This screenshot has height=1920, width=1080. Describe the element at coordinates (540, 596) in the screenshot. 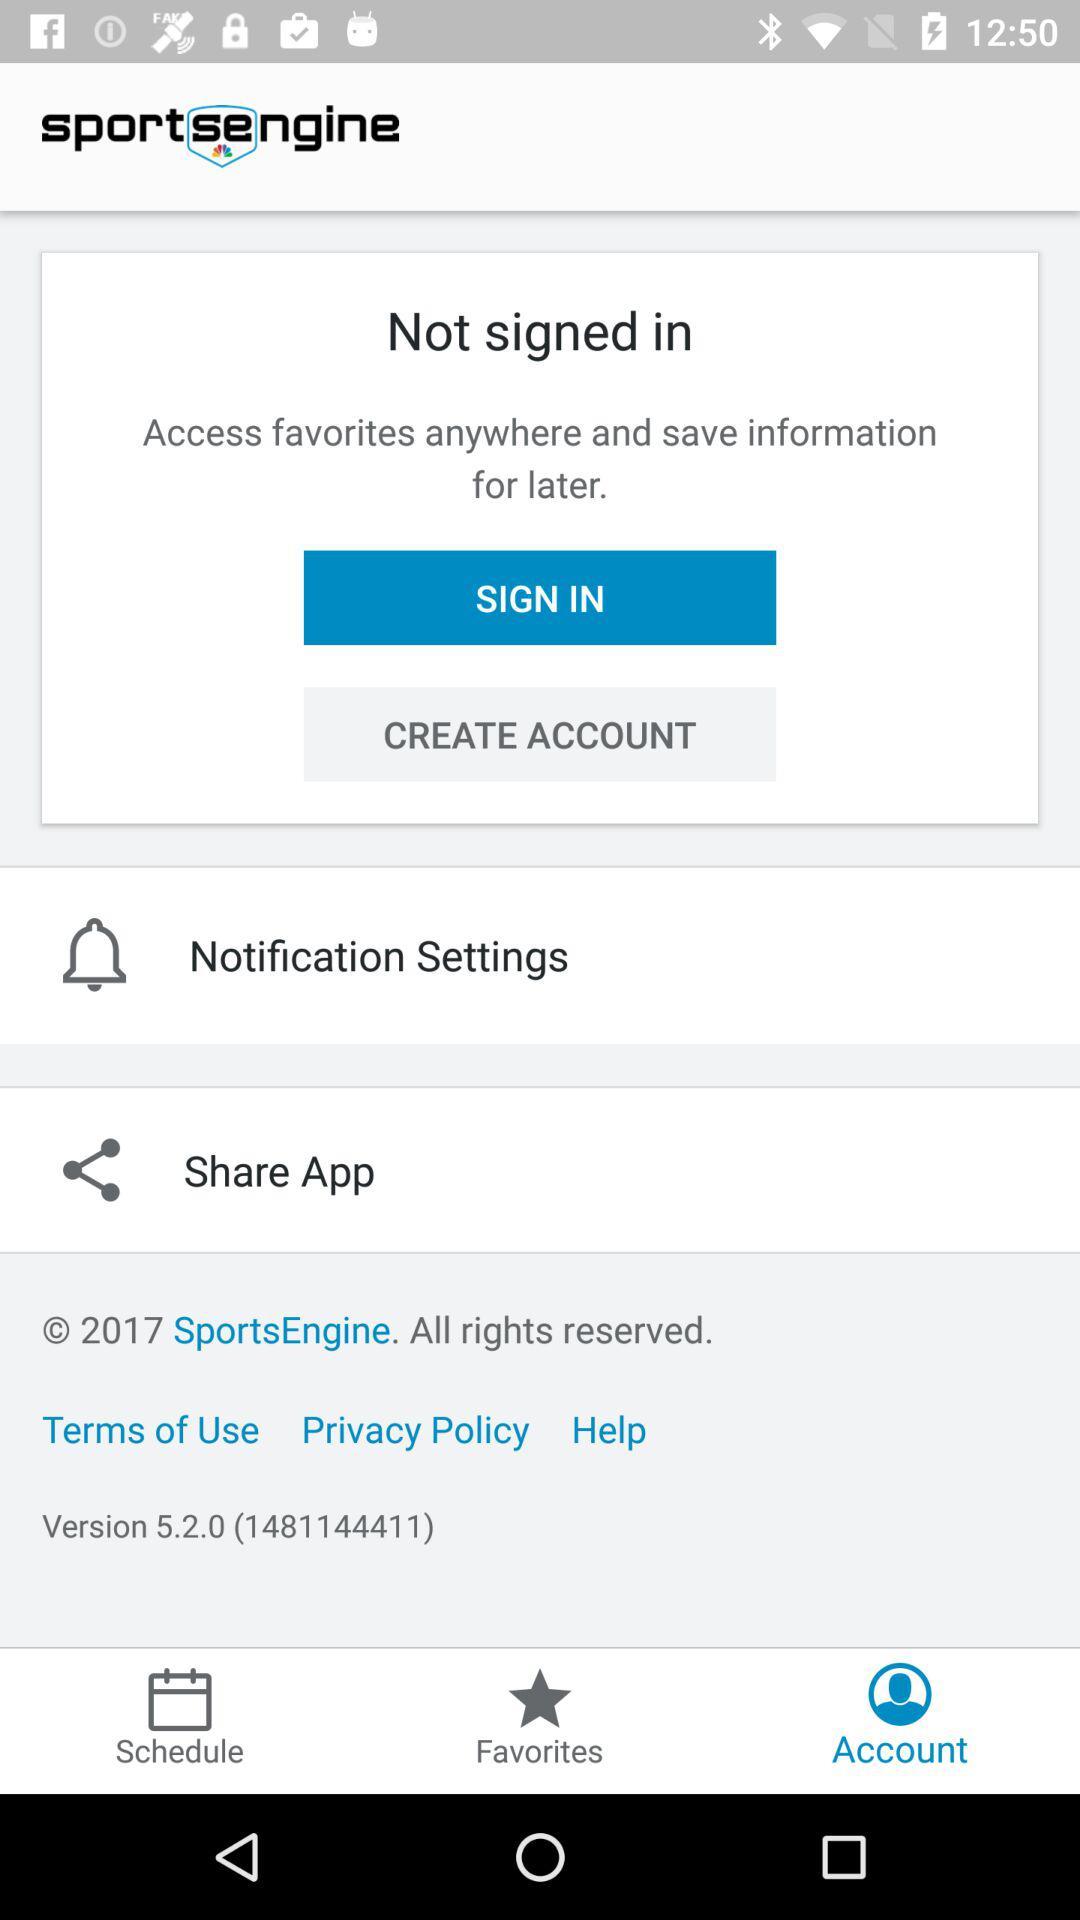

I see `icon below the access favorites anywhere` at that location.